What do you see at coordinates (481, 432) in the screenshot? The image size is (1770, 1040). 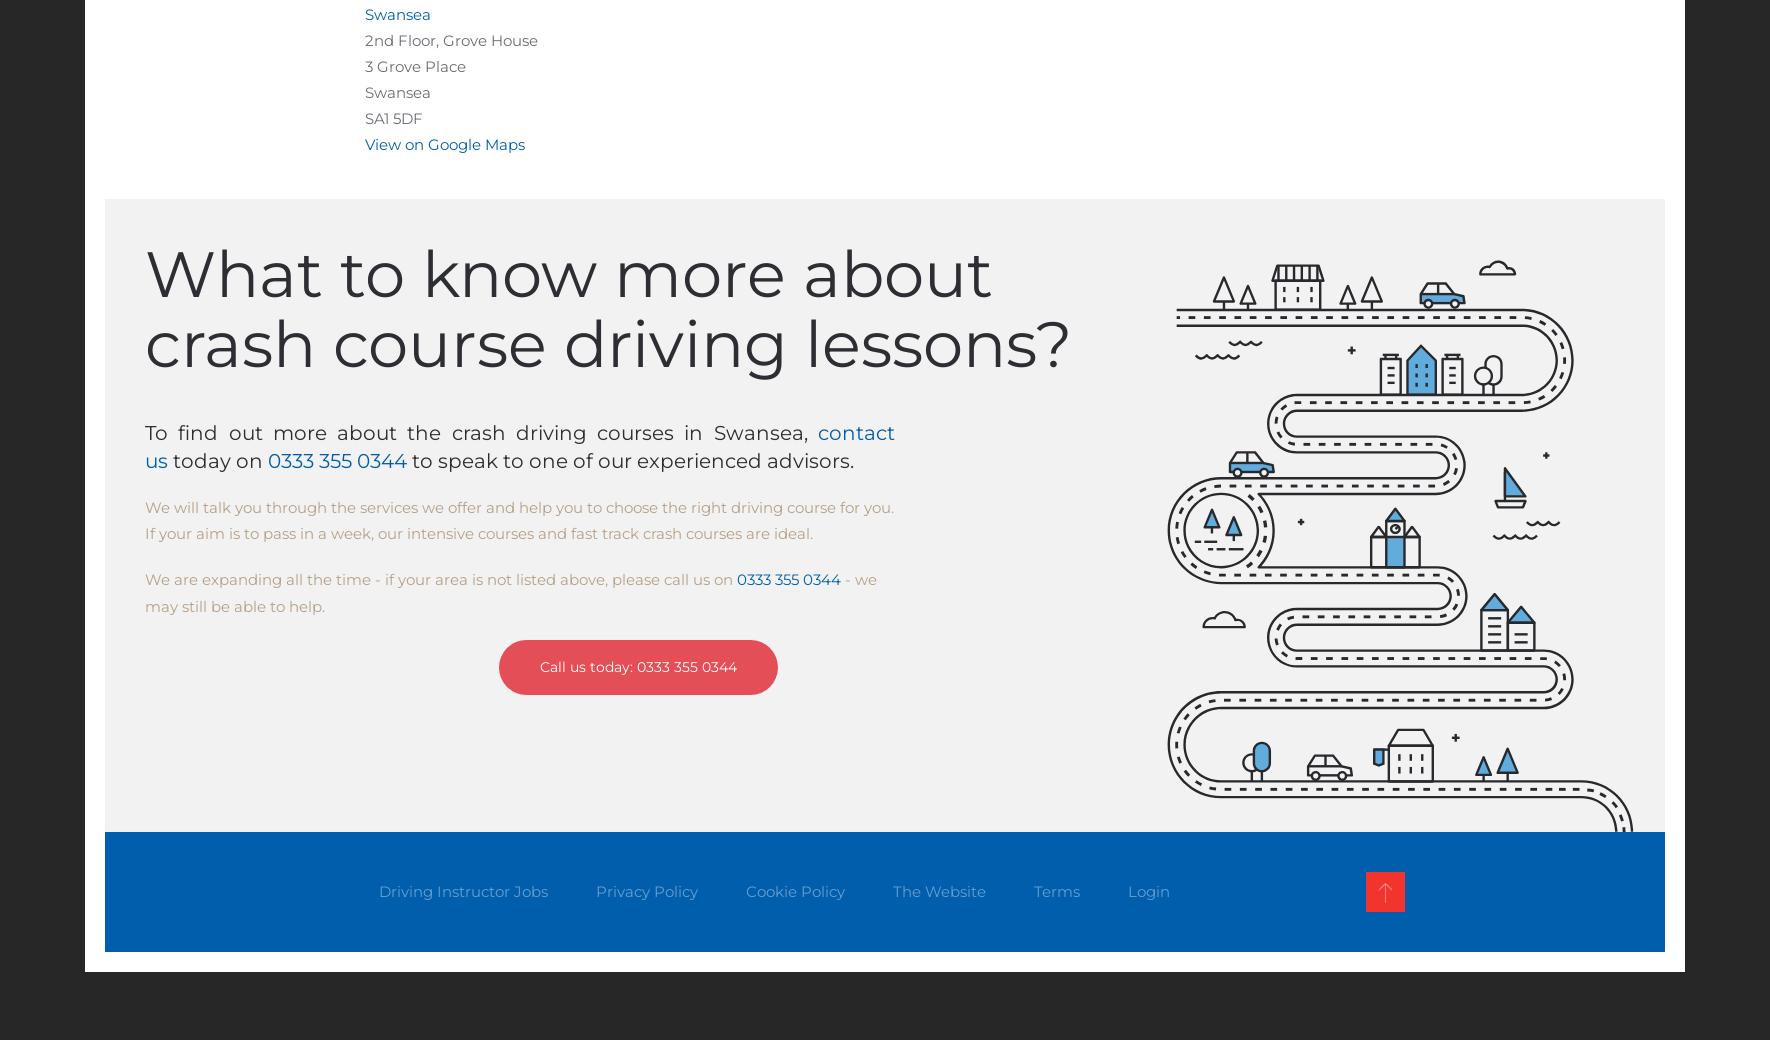 I see `'To find out more about the crash driving courses in Swansea,'` at bounding box center [481, 432].